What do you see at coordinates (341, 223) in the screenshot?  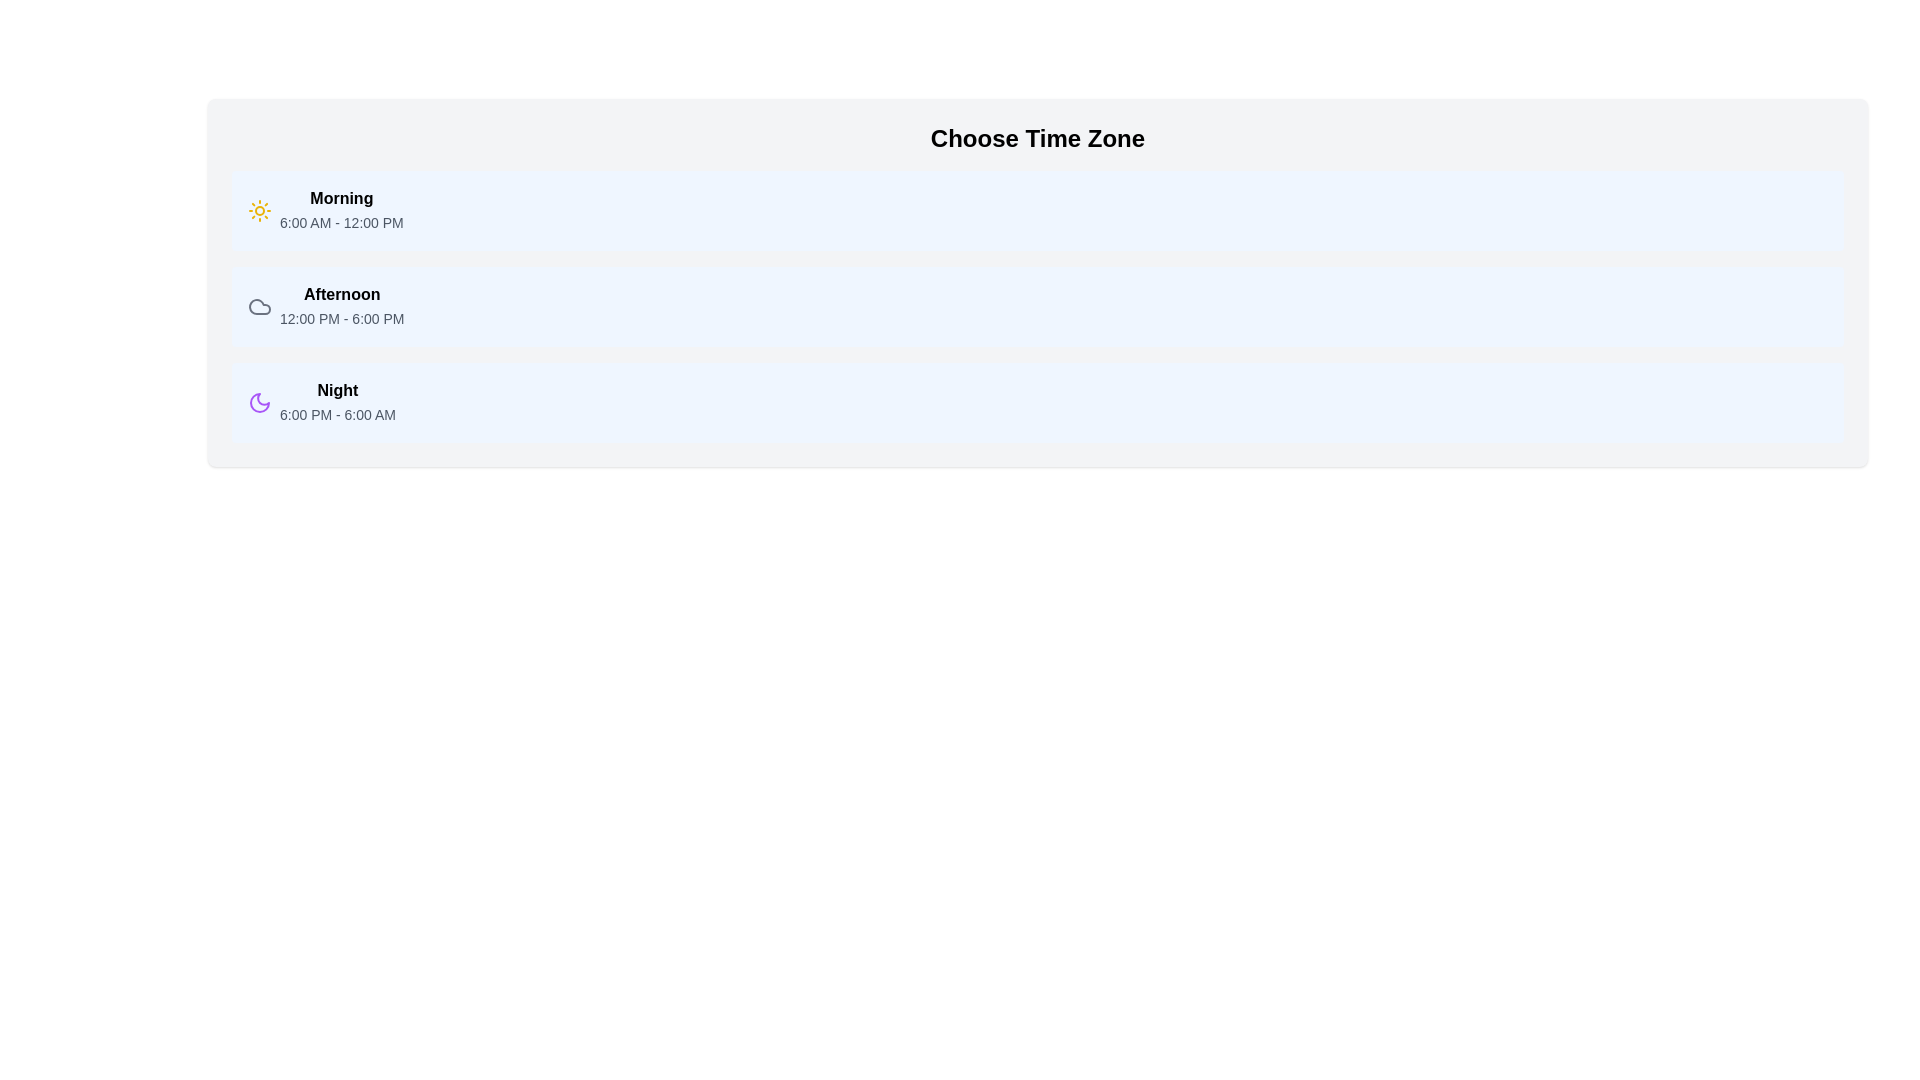 I see `the Text Label displaying the time range '6:00 AM - 12:00 PM' located beneath the 'Morning' label` at bounding box center [341, 223].